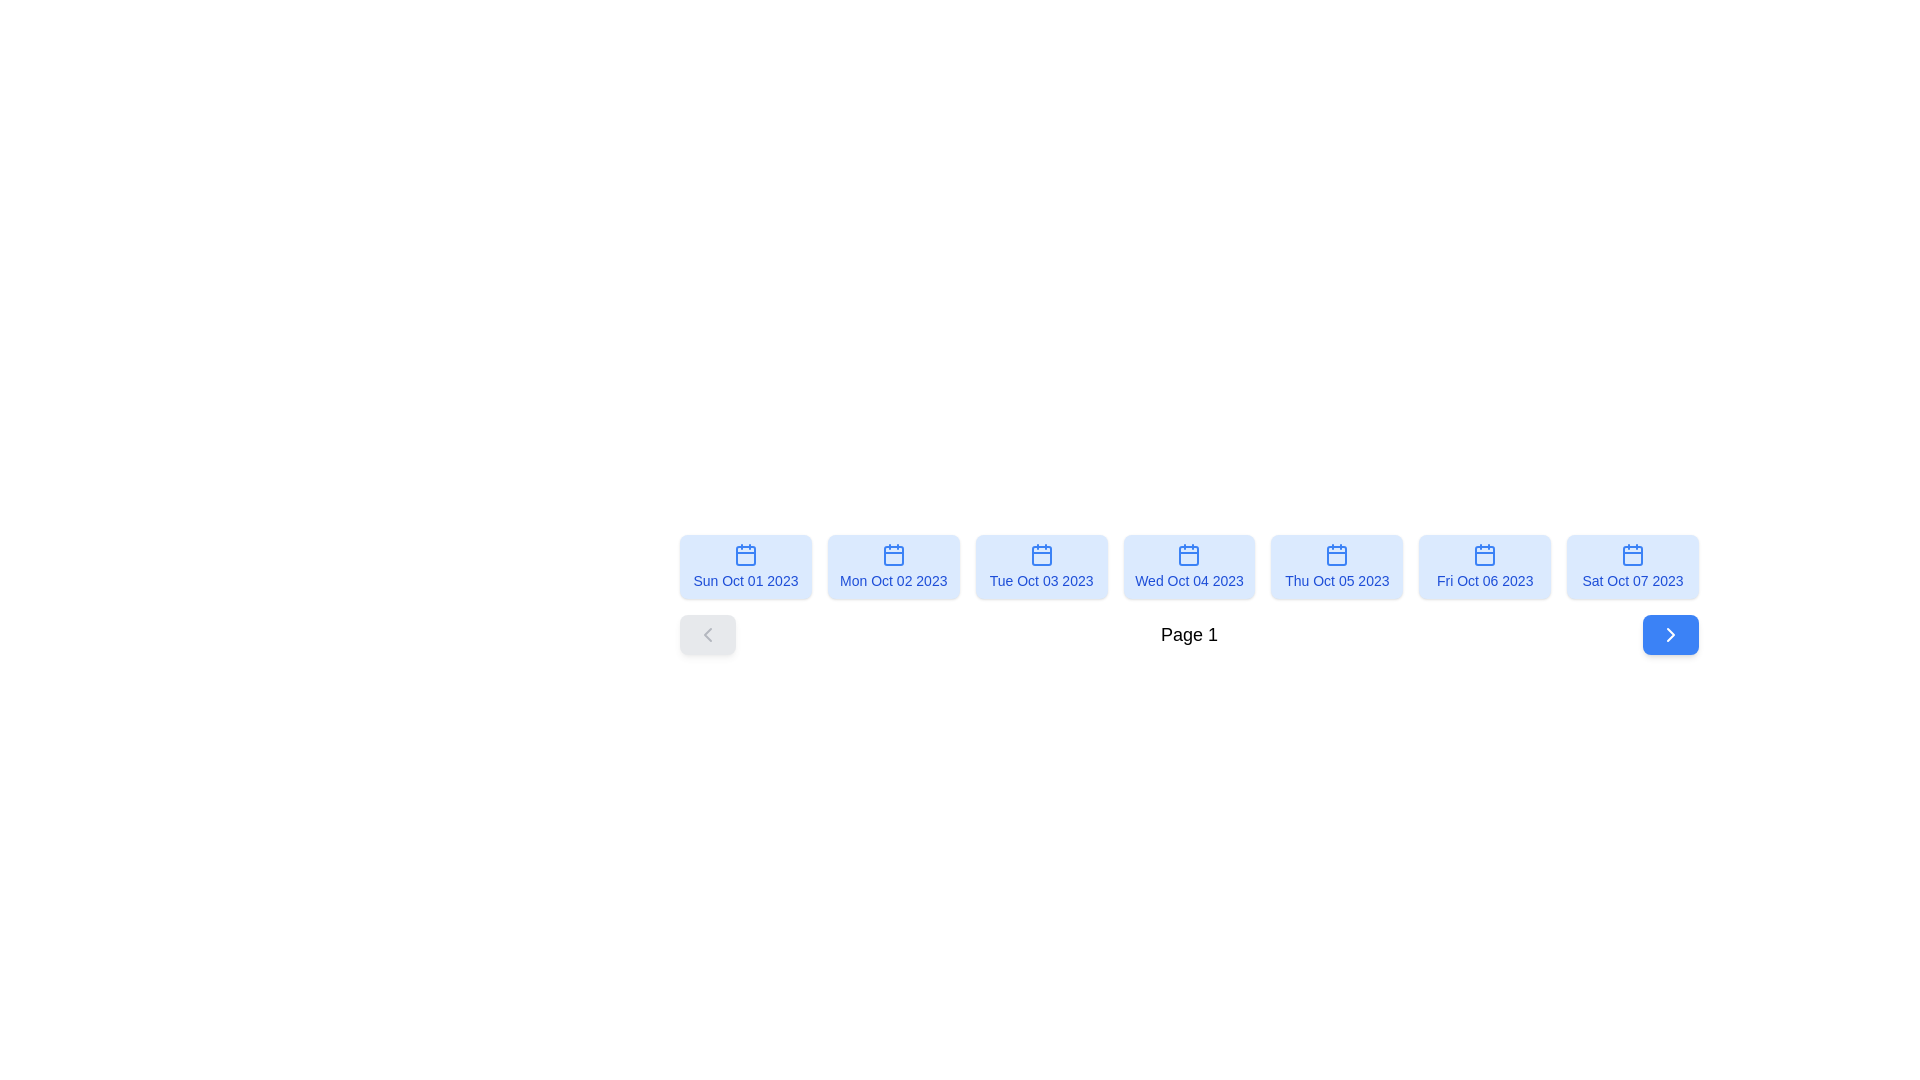  I want to click on the date selection card component located at the far right of the grid, which allows users, so click(1633, 567).